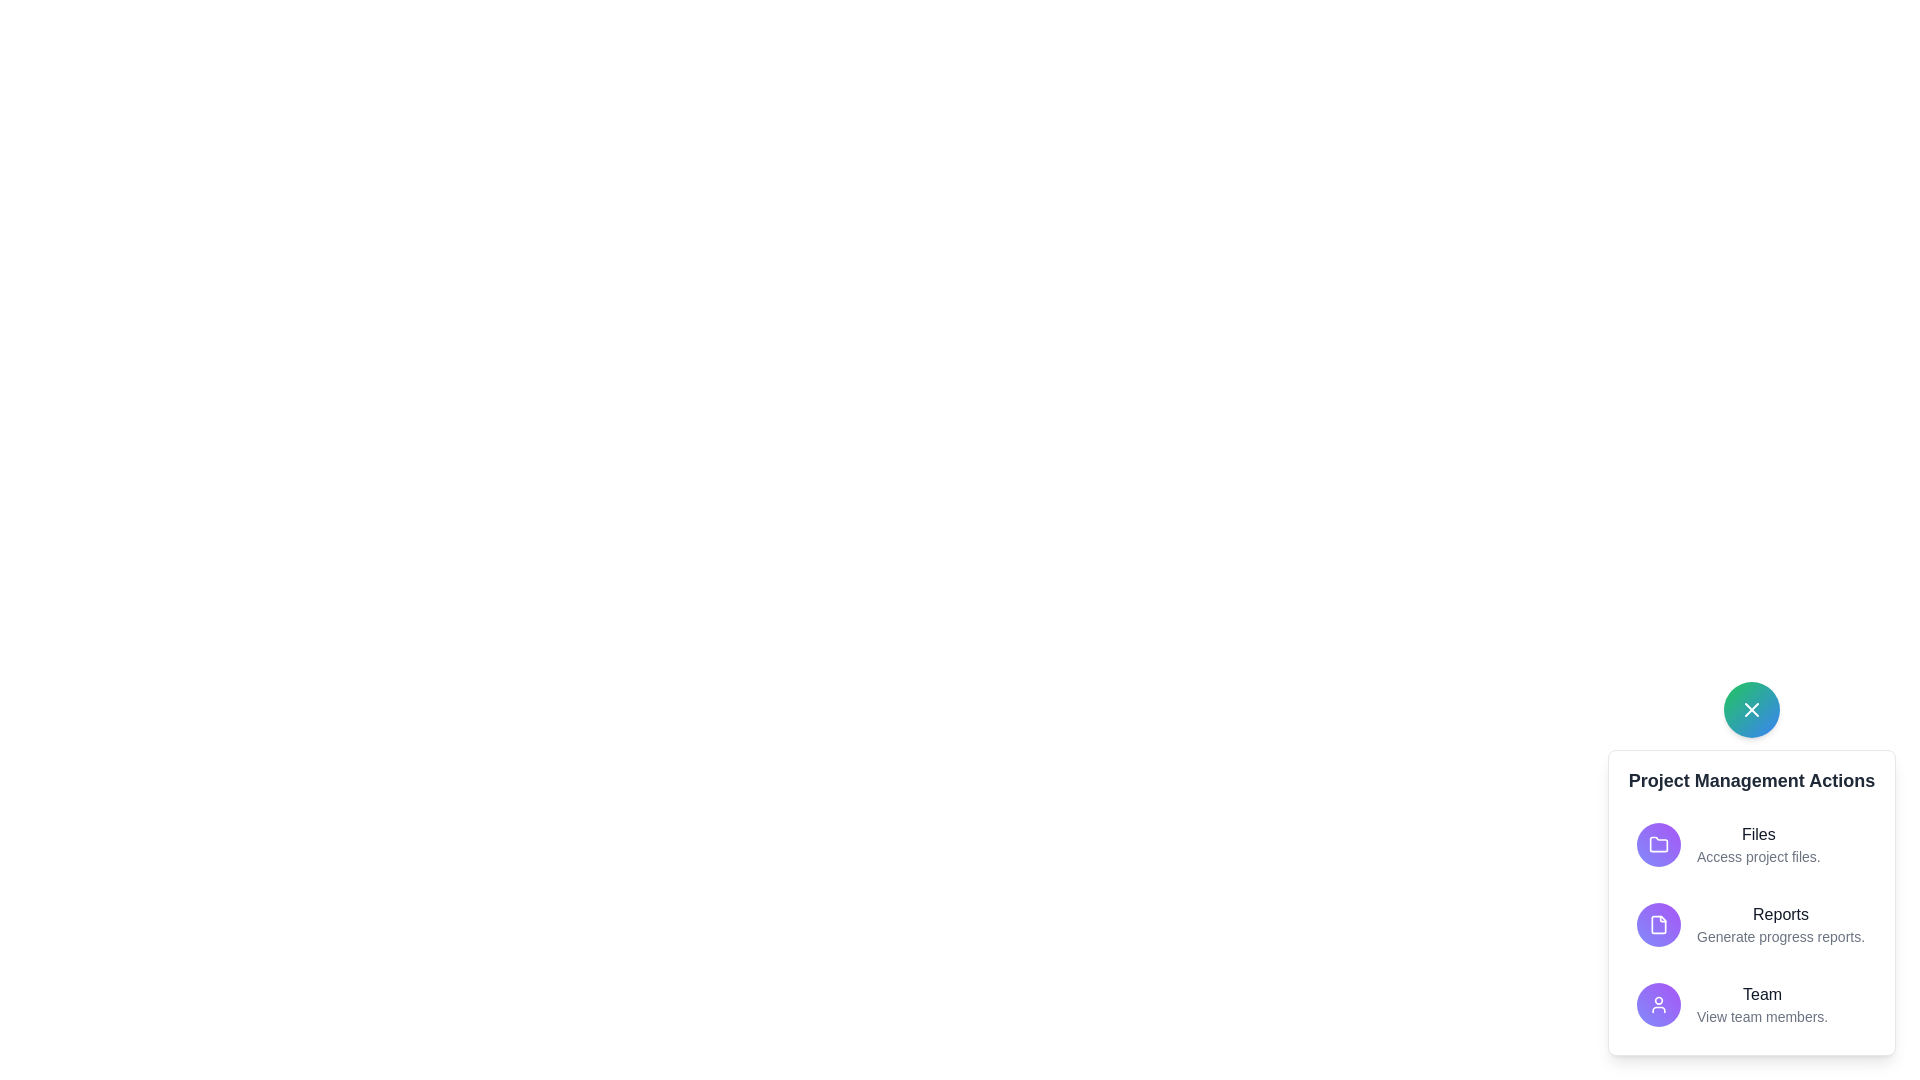 The width and height of the screenshot is (1920, 1080). I want to click on the text in the popup corresponding to Team, so click(1762, 995).